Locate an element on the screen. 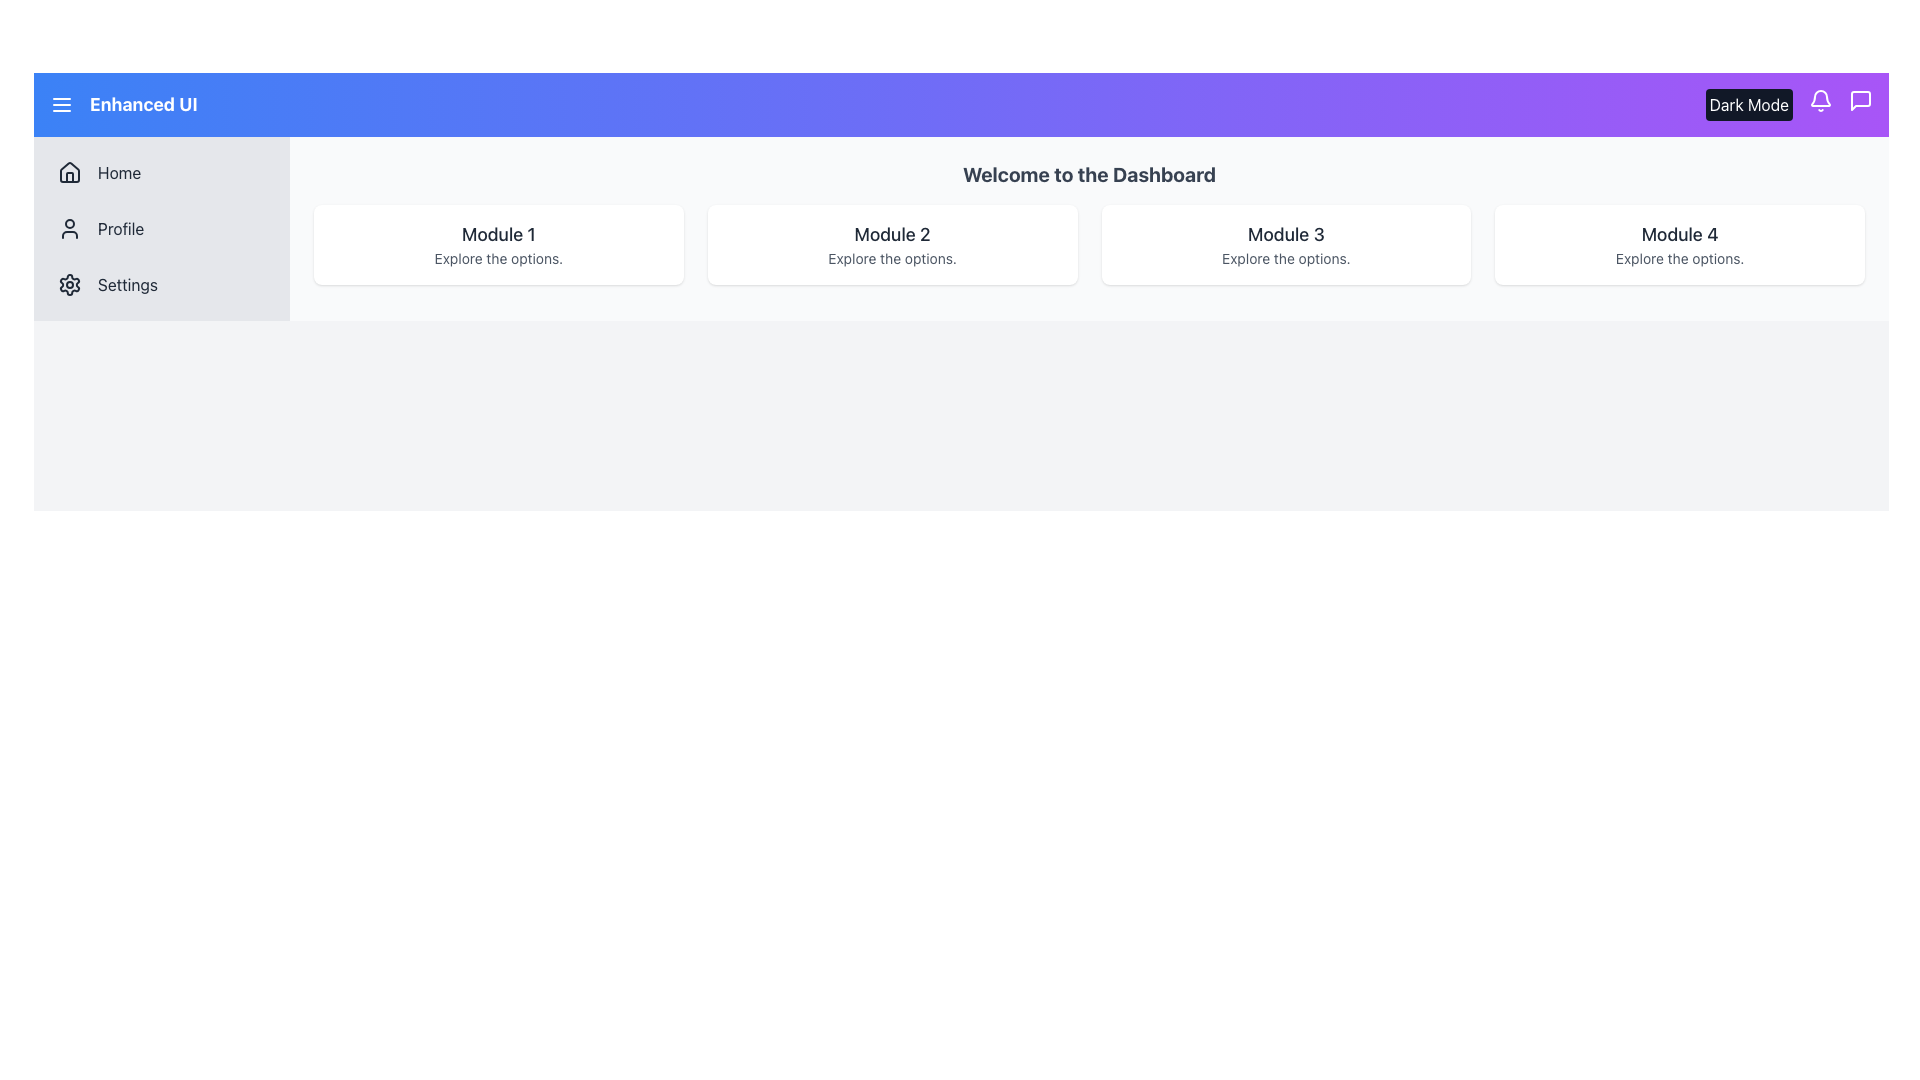 The width and height of the screenshot is (1920, 1080). the toggle button in the top-right corner of the navigation bar is located at coordinates (1748, 104).